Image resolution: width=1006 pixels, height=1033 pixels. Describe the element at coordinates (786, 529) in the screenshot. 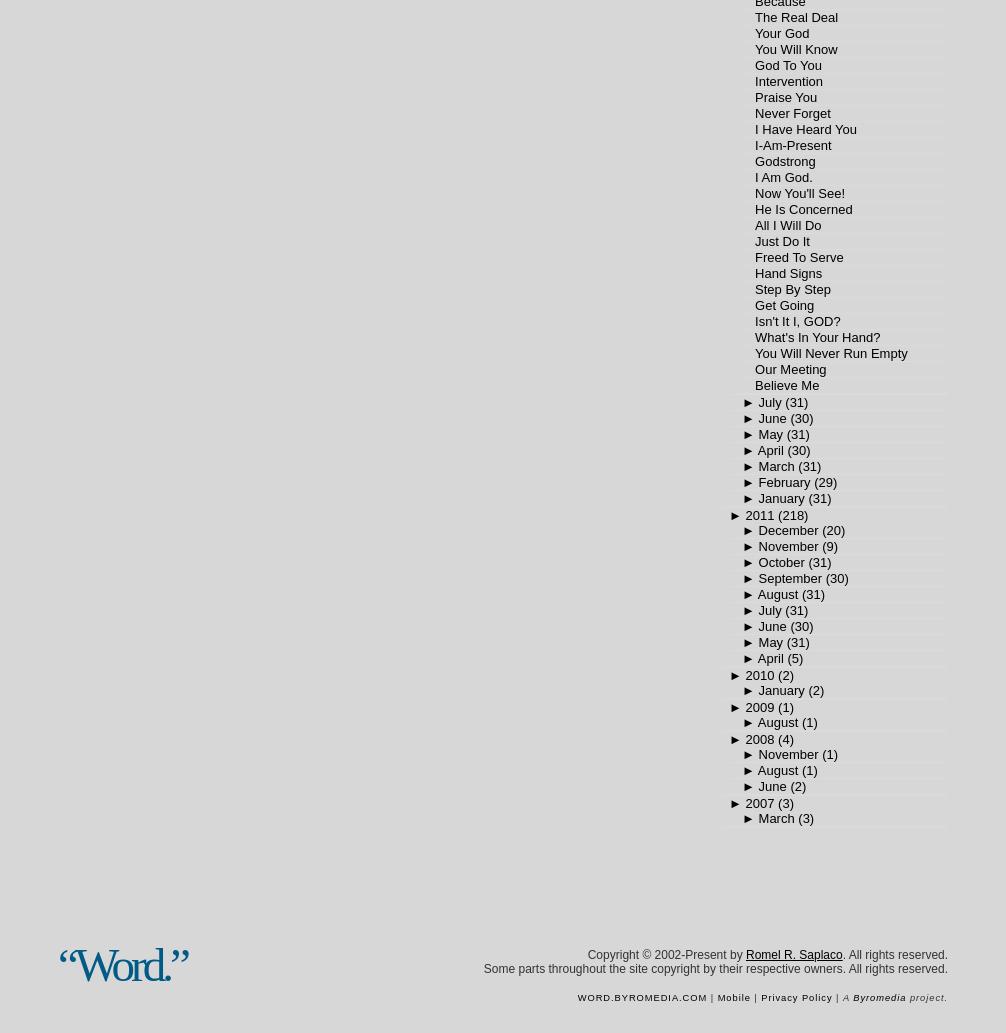

I see `'December'` at that location.